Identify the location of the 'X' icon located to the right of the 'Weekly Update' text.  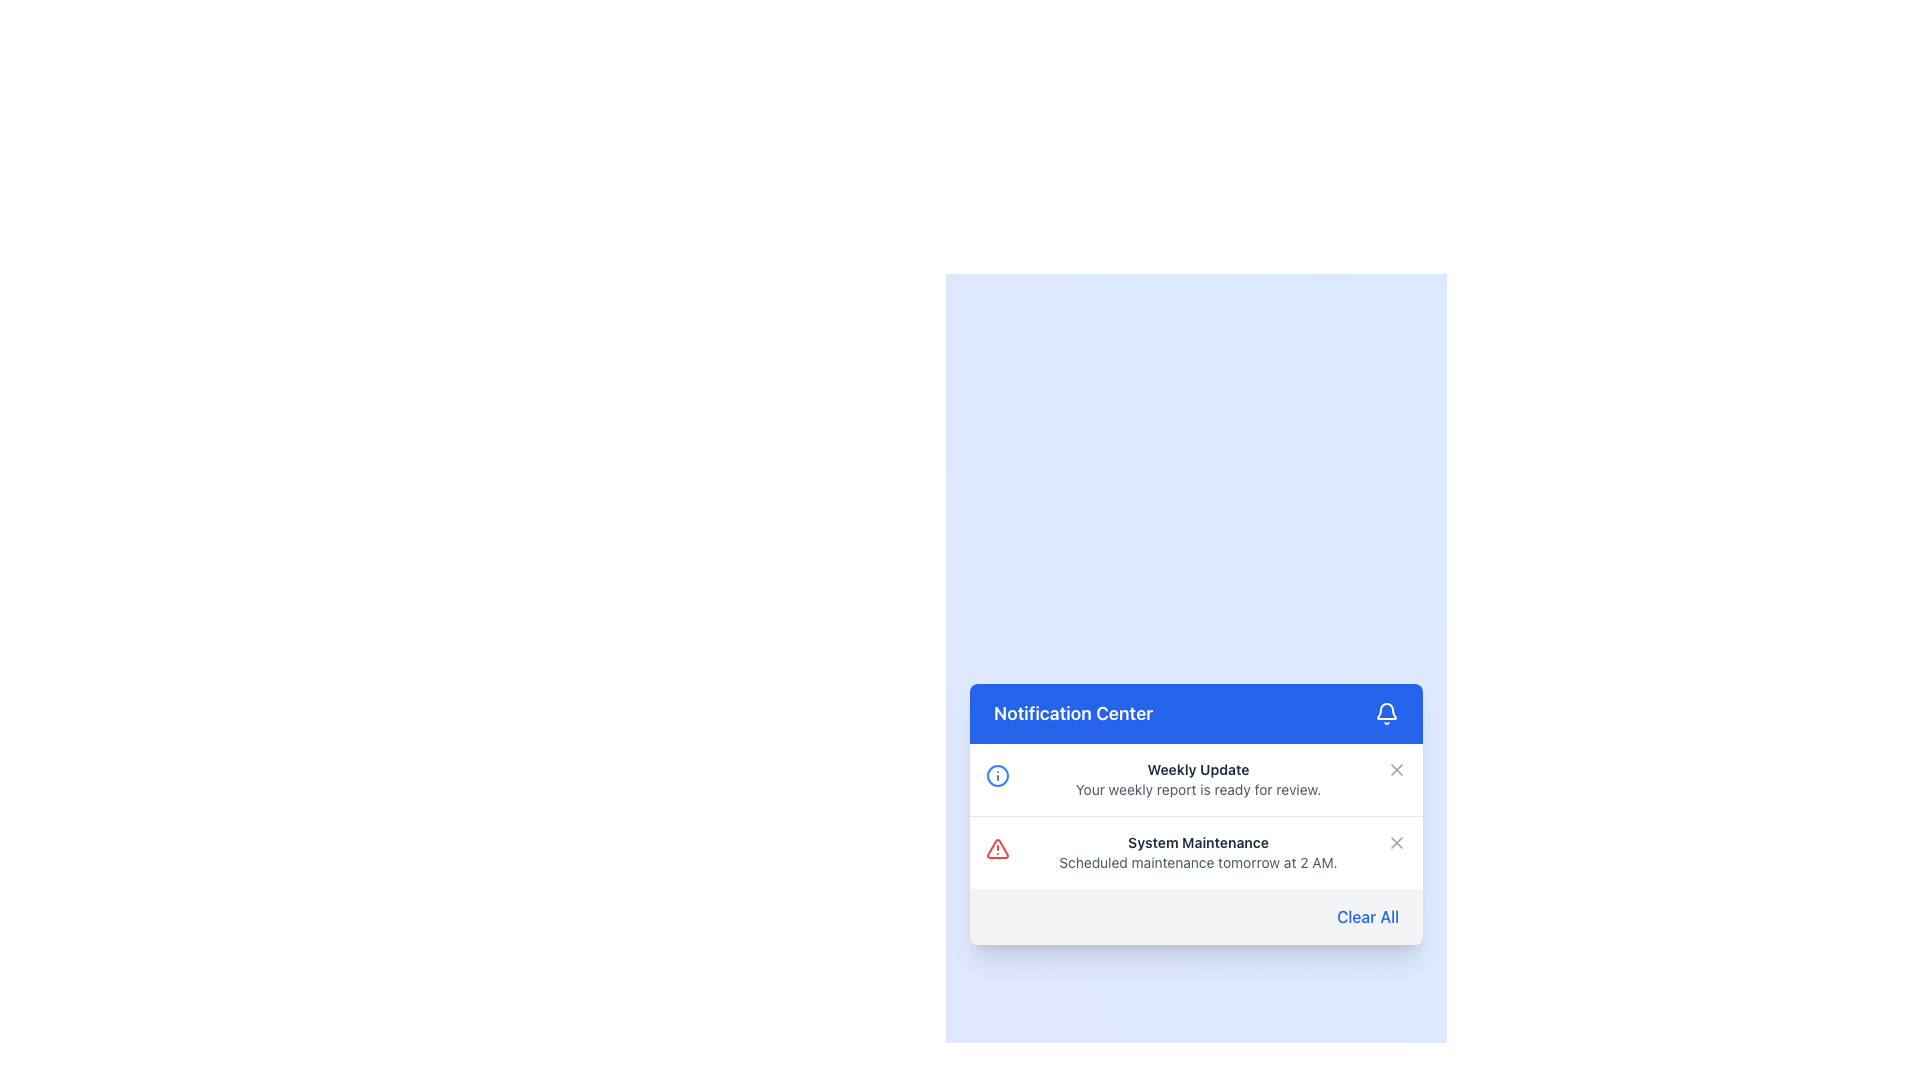
(1395, 768).